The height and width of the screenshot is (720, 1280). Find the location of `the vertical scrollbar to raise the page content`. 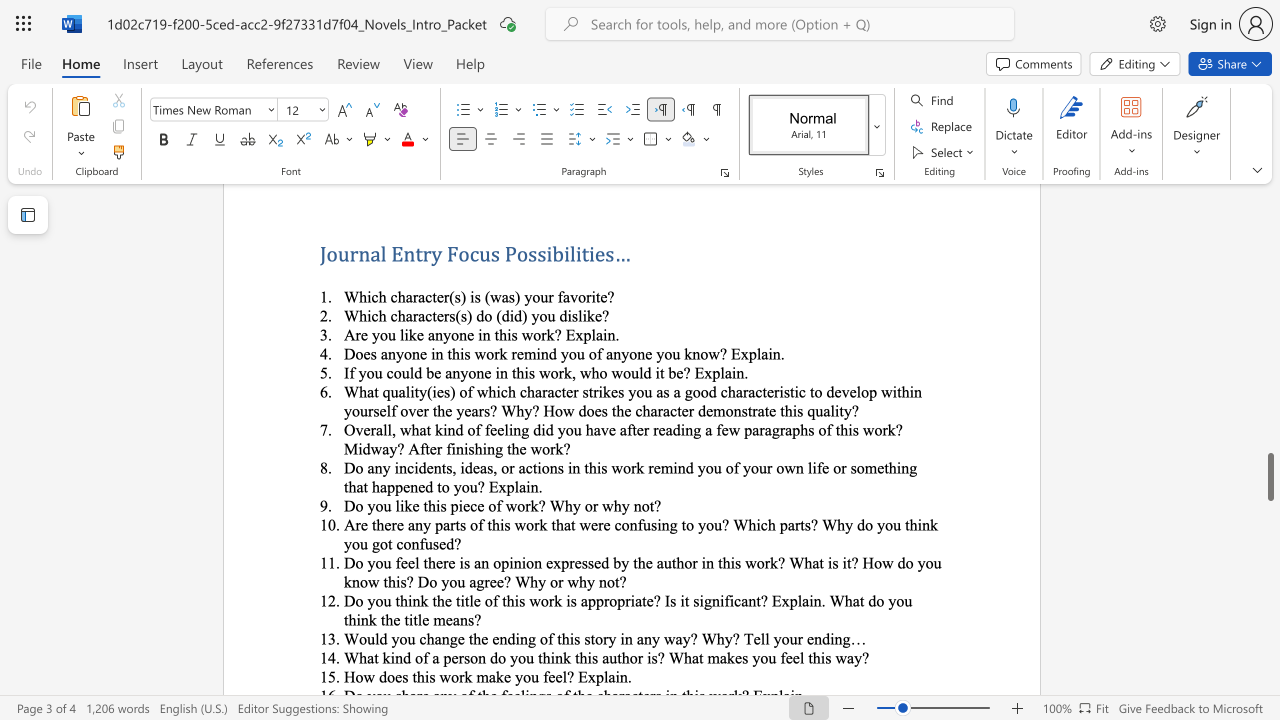

the vertical scrollbar to raise the page content is located at coordinates (1269, 328).